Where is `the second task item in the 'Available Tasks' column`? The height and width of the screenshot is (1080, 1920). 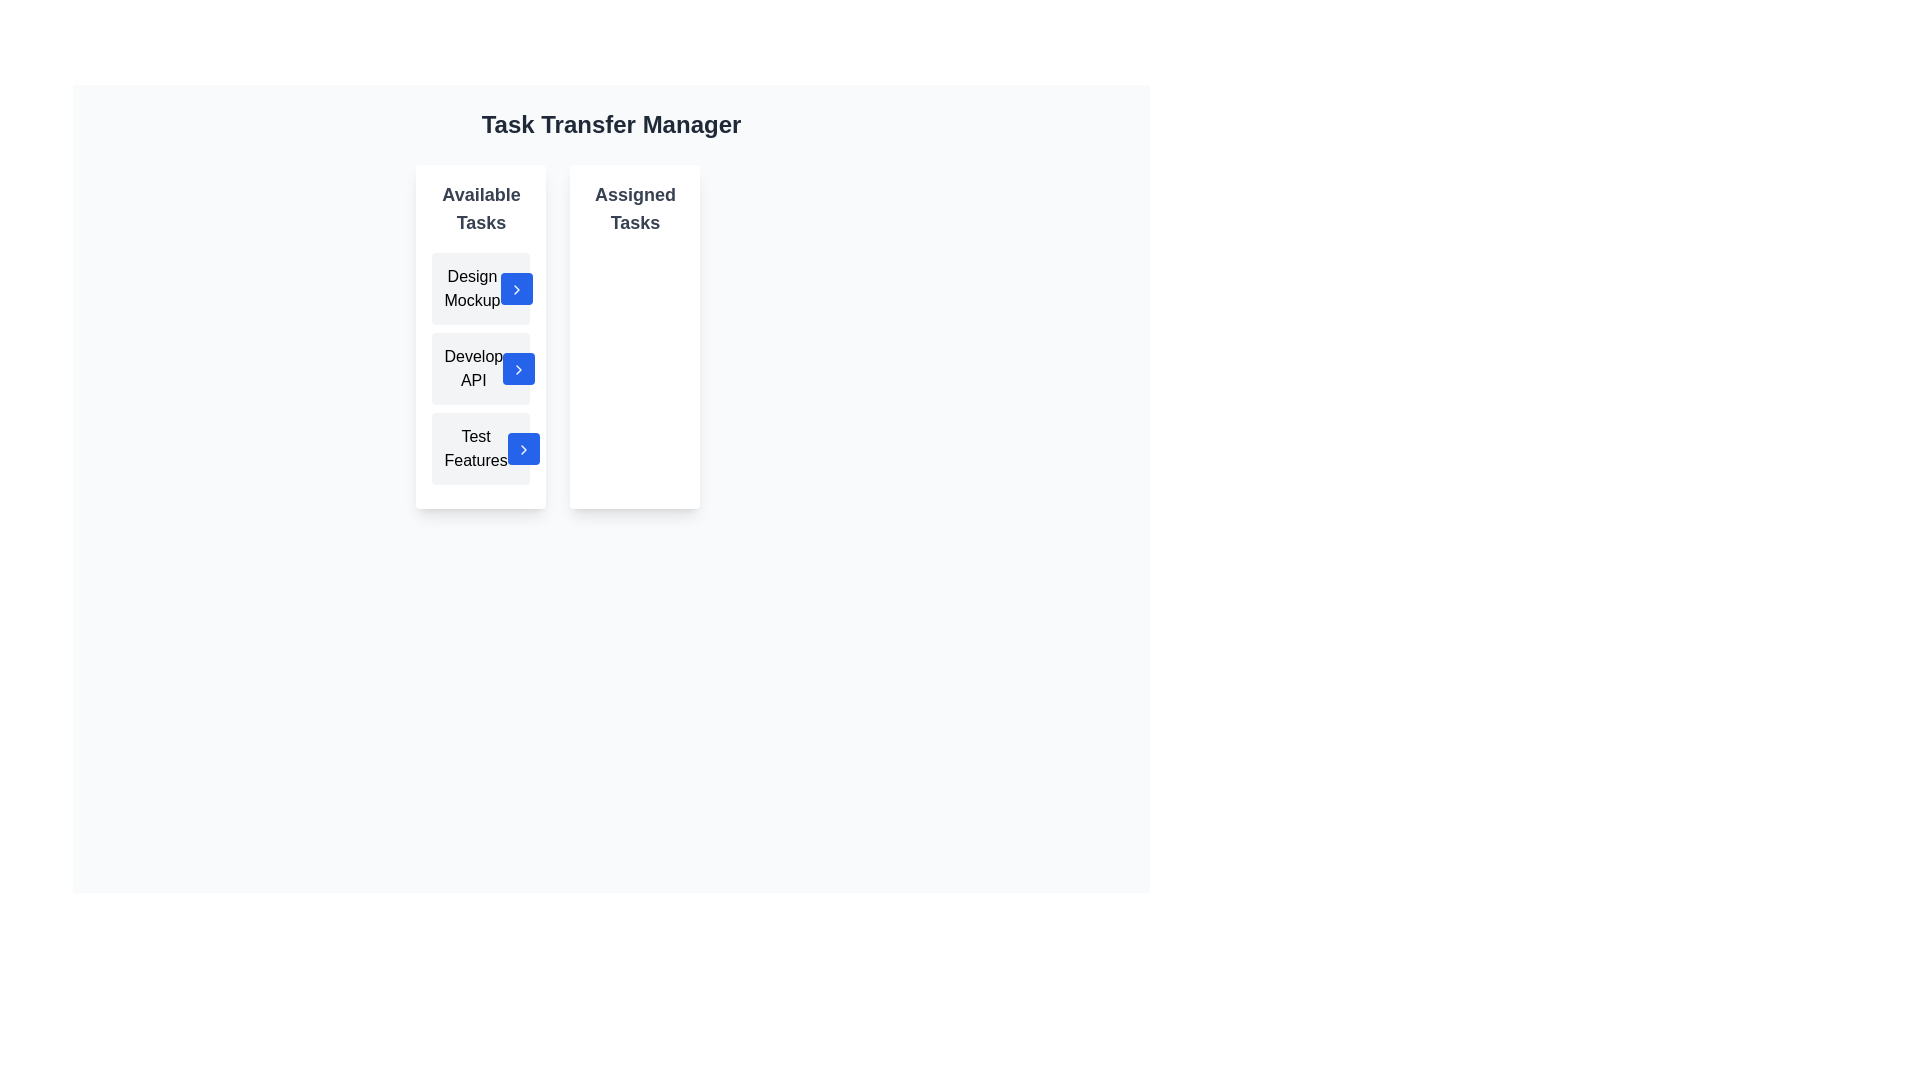
the second task item in the 'Available Tasks' column is located at coordinates (481, 369).